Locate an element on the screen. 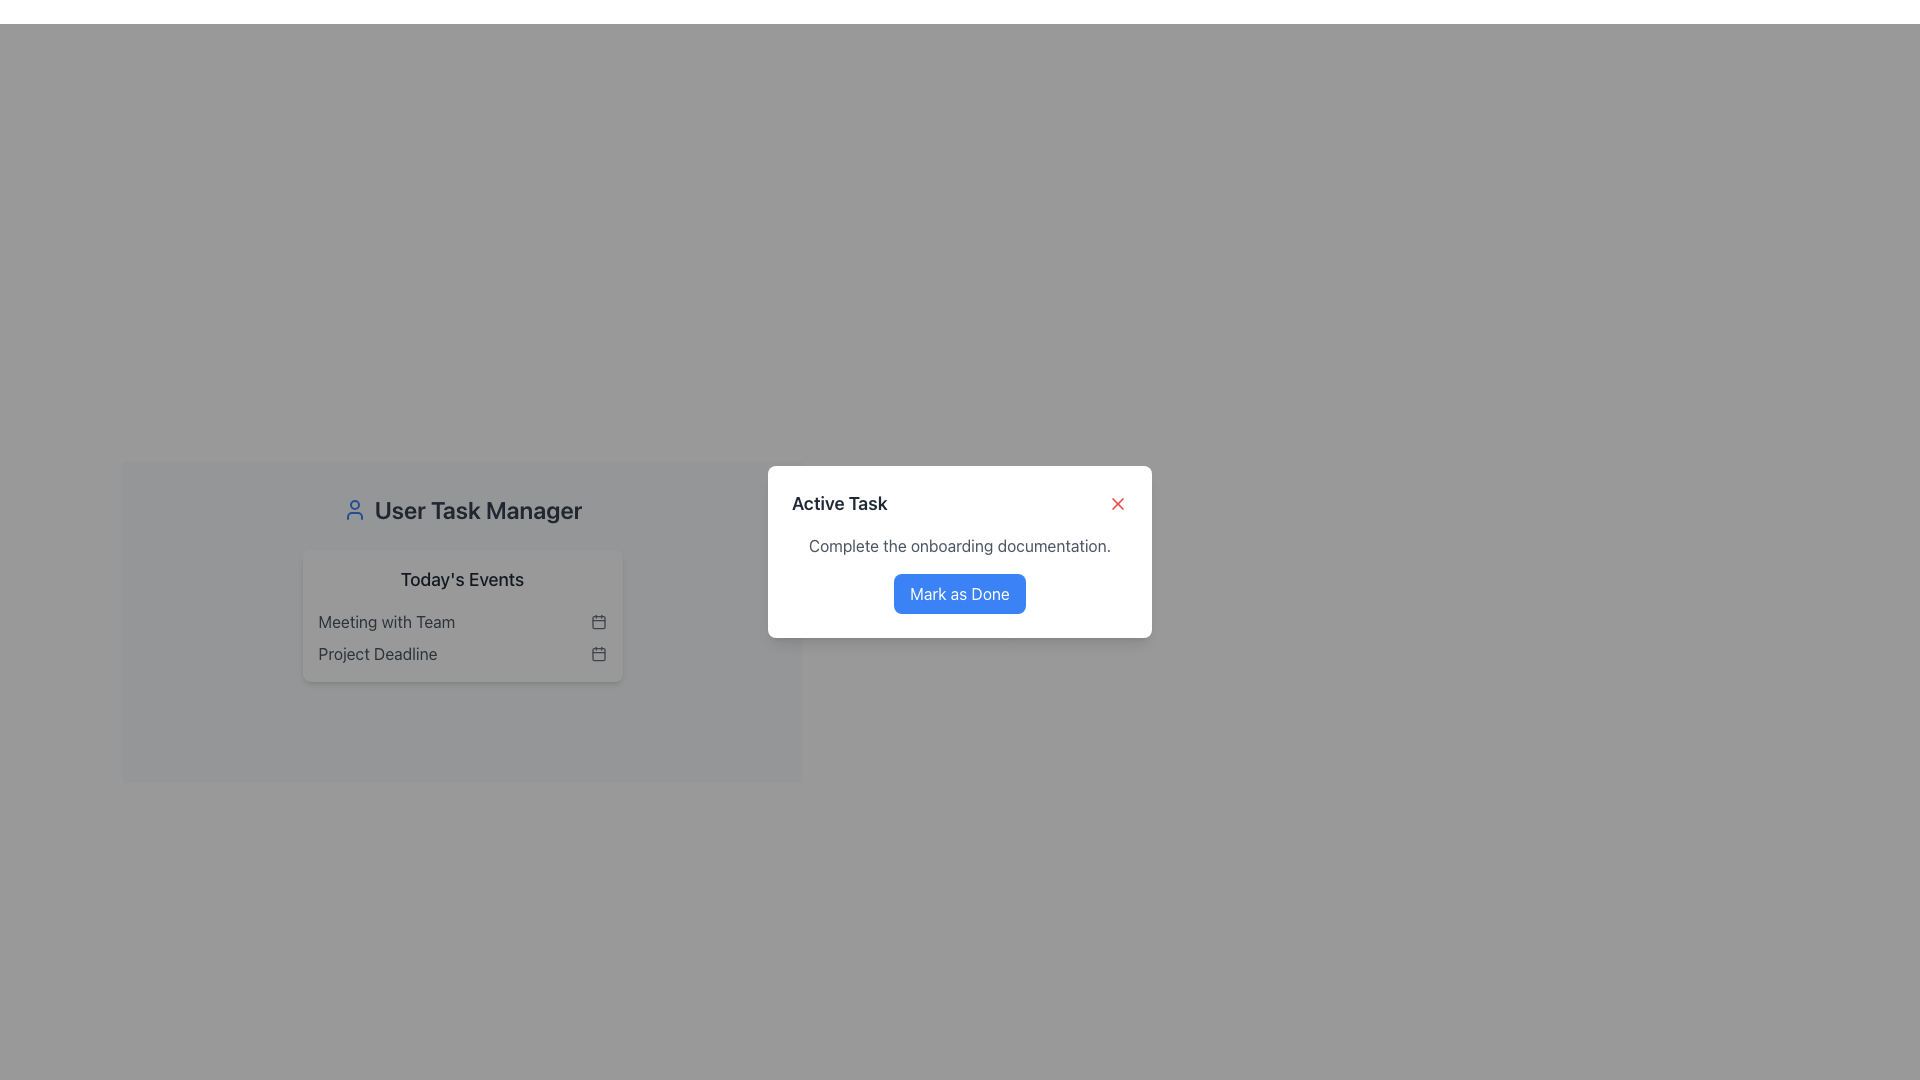  the blue user icon located at the top left corner of the 'User Task Manager' section, immediately to the left of the text 'User Task Manager' is located at coordinates (354, 508).